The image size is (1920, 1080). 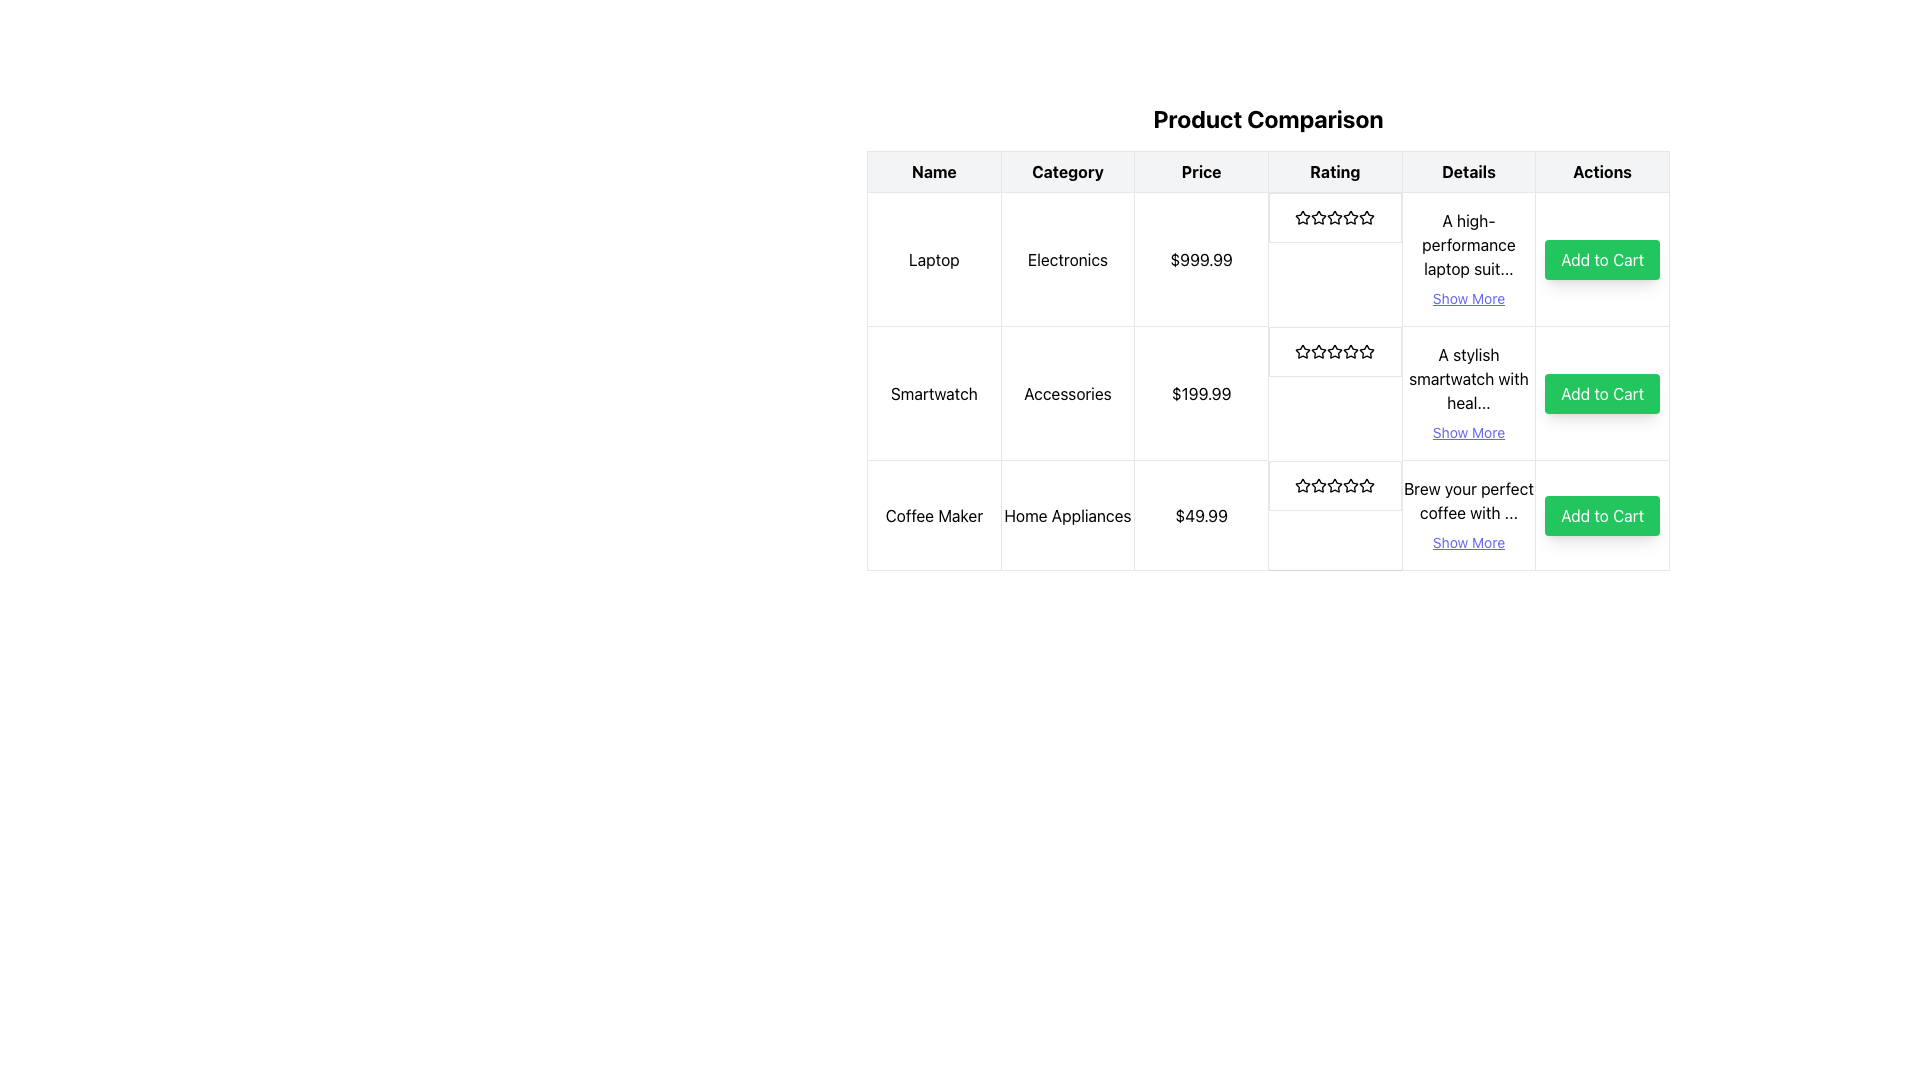 What do you see at coordinates (1303, 485) in the screenshot?
I see `the star-shaped icon with a black outline located in the third row of the product comparison table under the 'Rating' column for the 'Coffee Maker' product` at bounding box center [1303, 485].